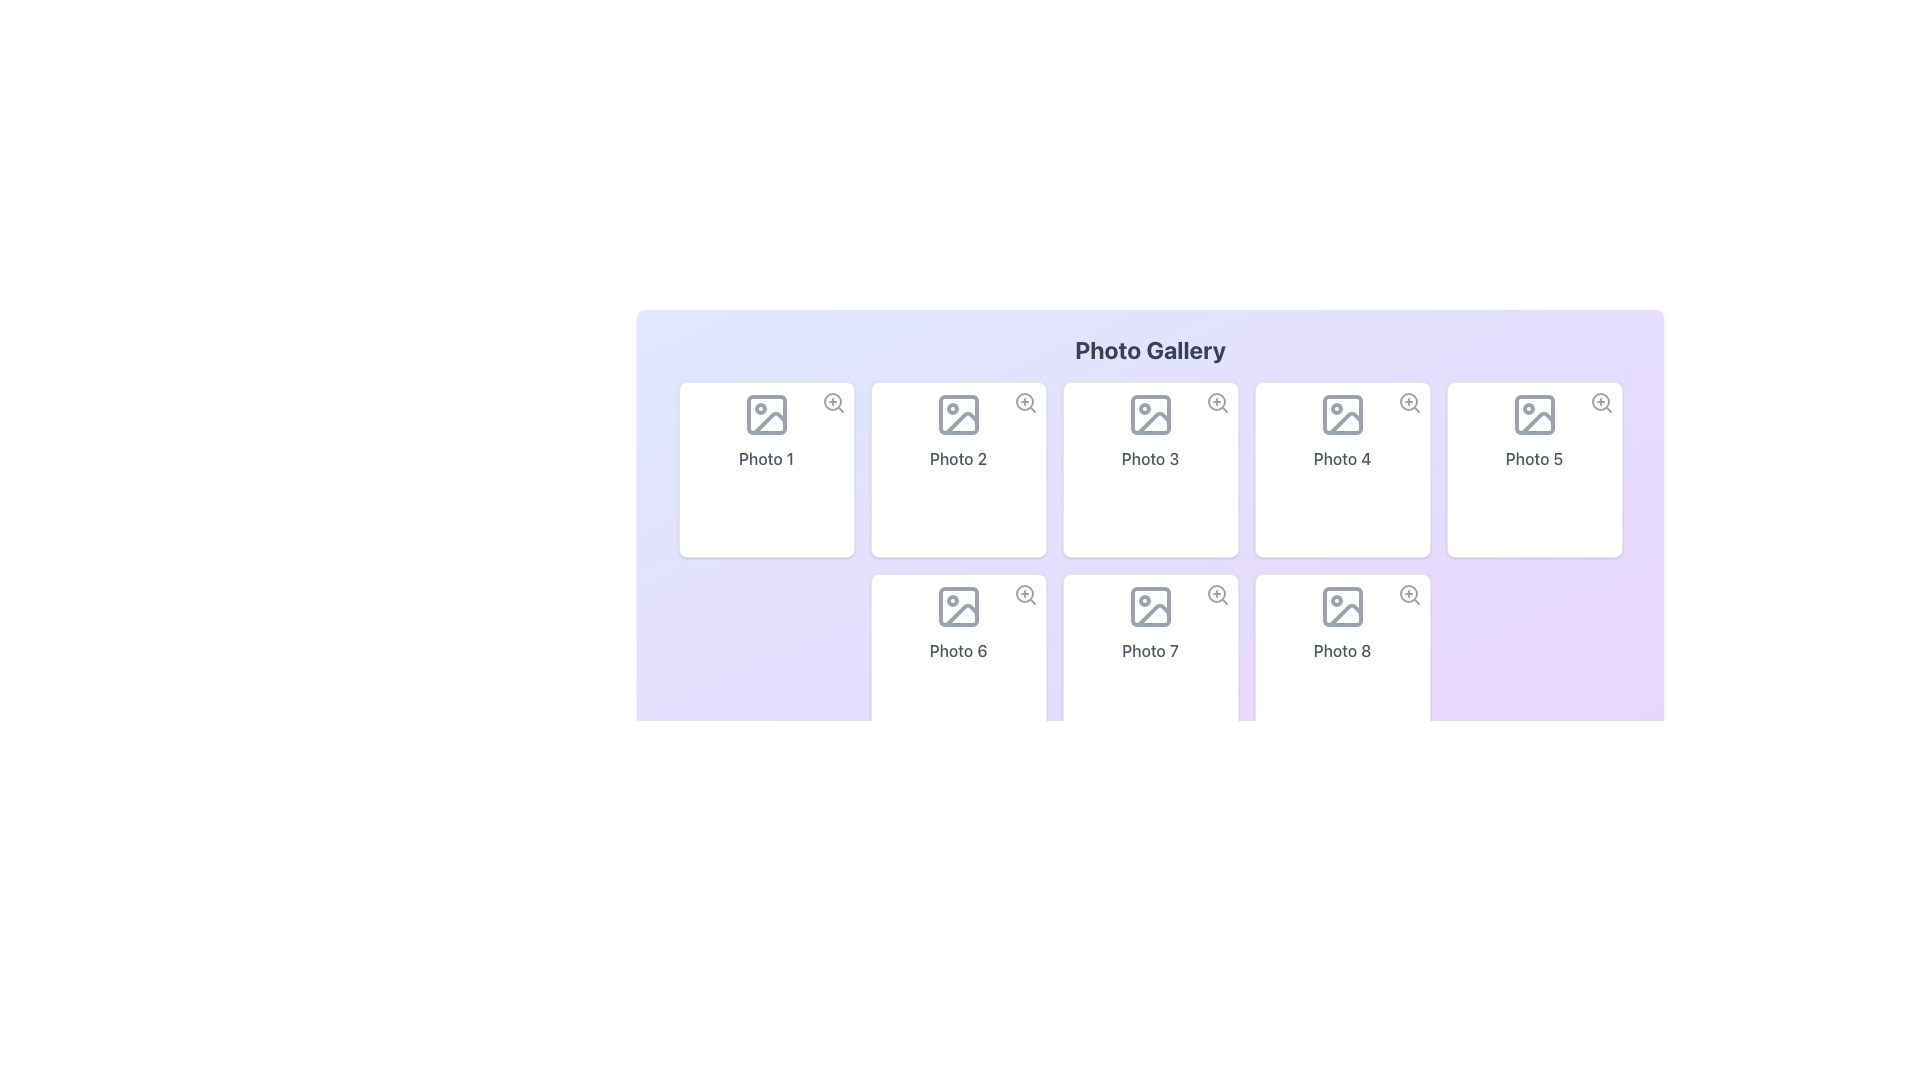  I want to click on to select the photo represented by the Card Element, which is the third tile in a row of five in the gallery layout, so click(1150, 470).